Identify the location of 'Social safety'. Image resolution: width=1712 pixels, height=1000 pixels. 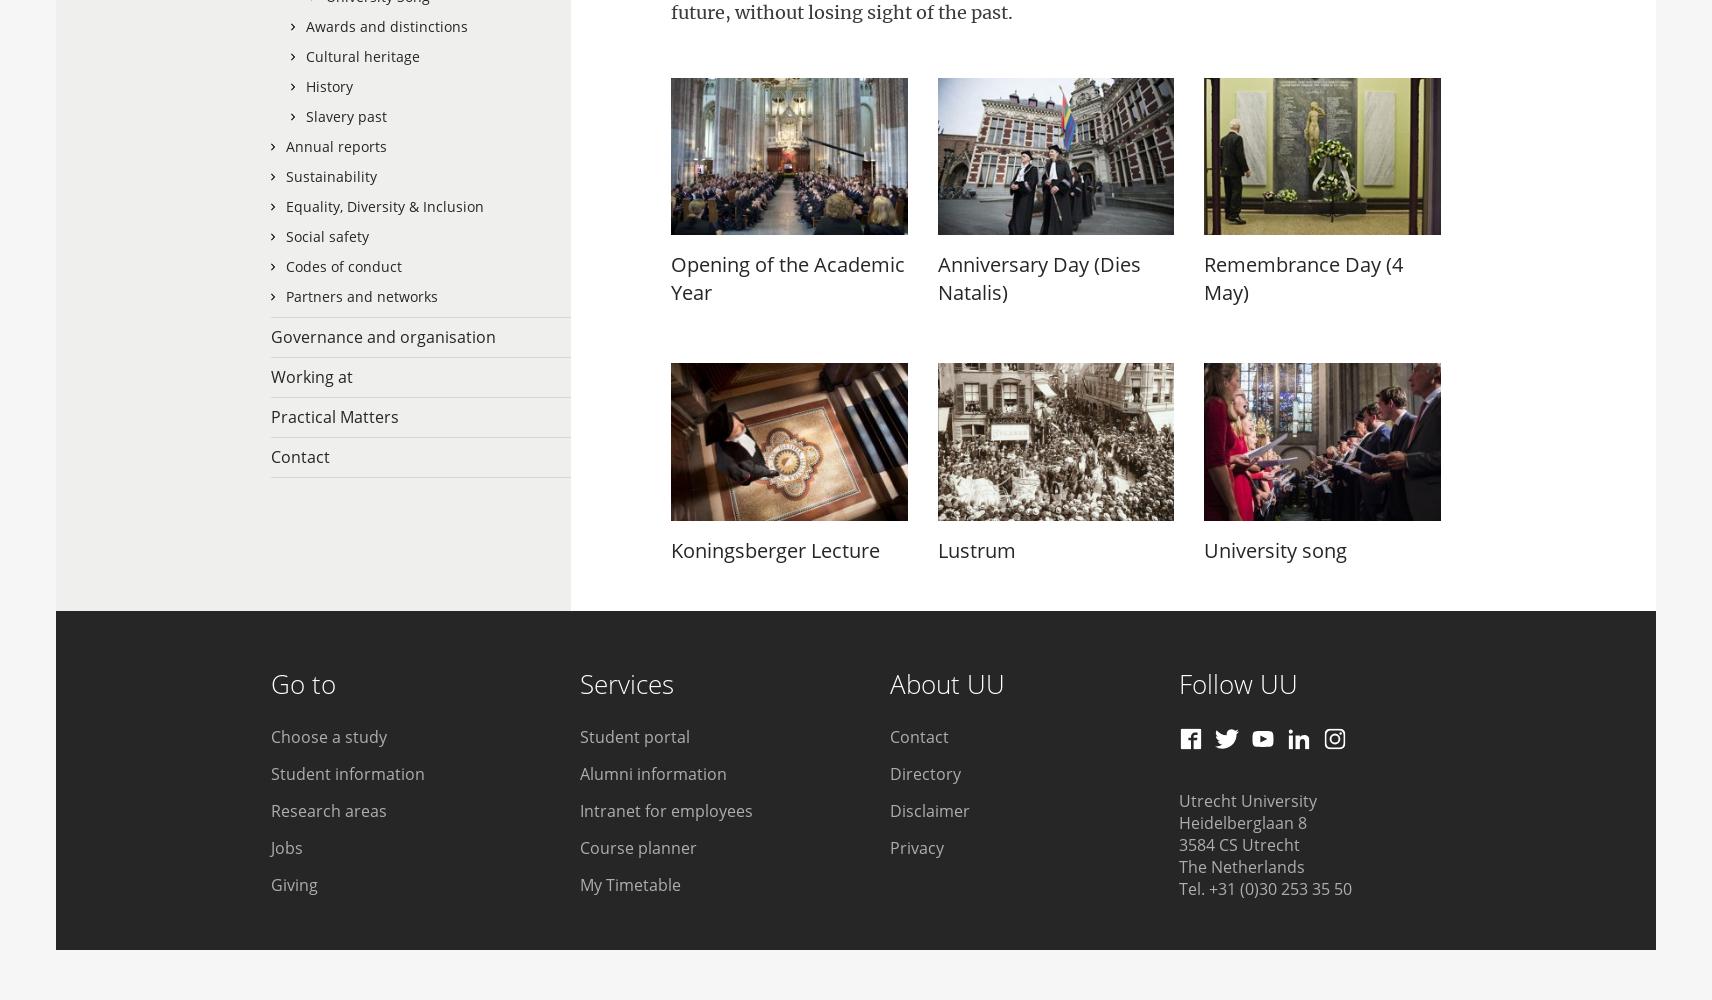
(327, 235).